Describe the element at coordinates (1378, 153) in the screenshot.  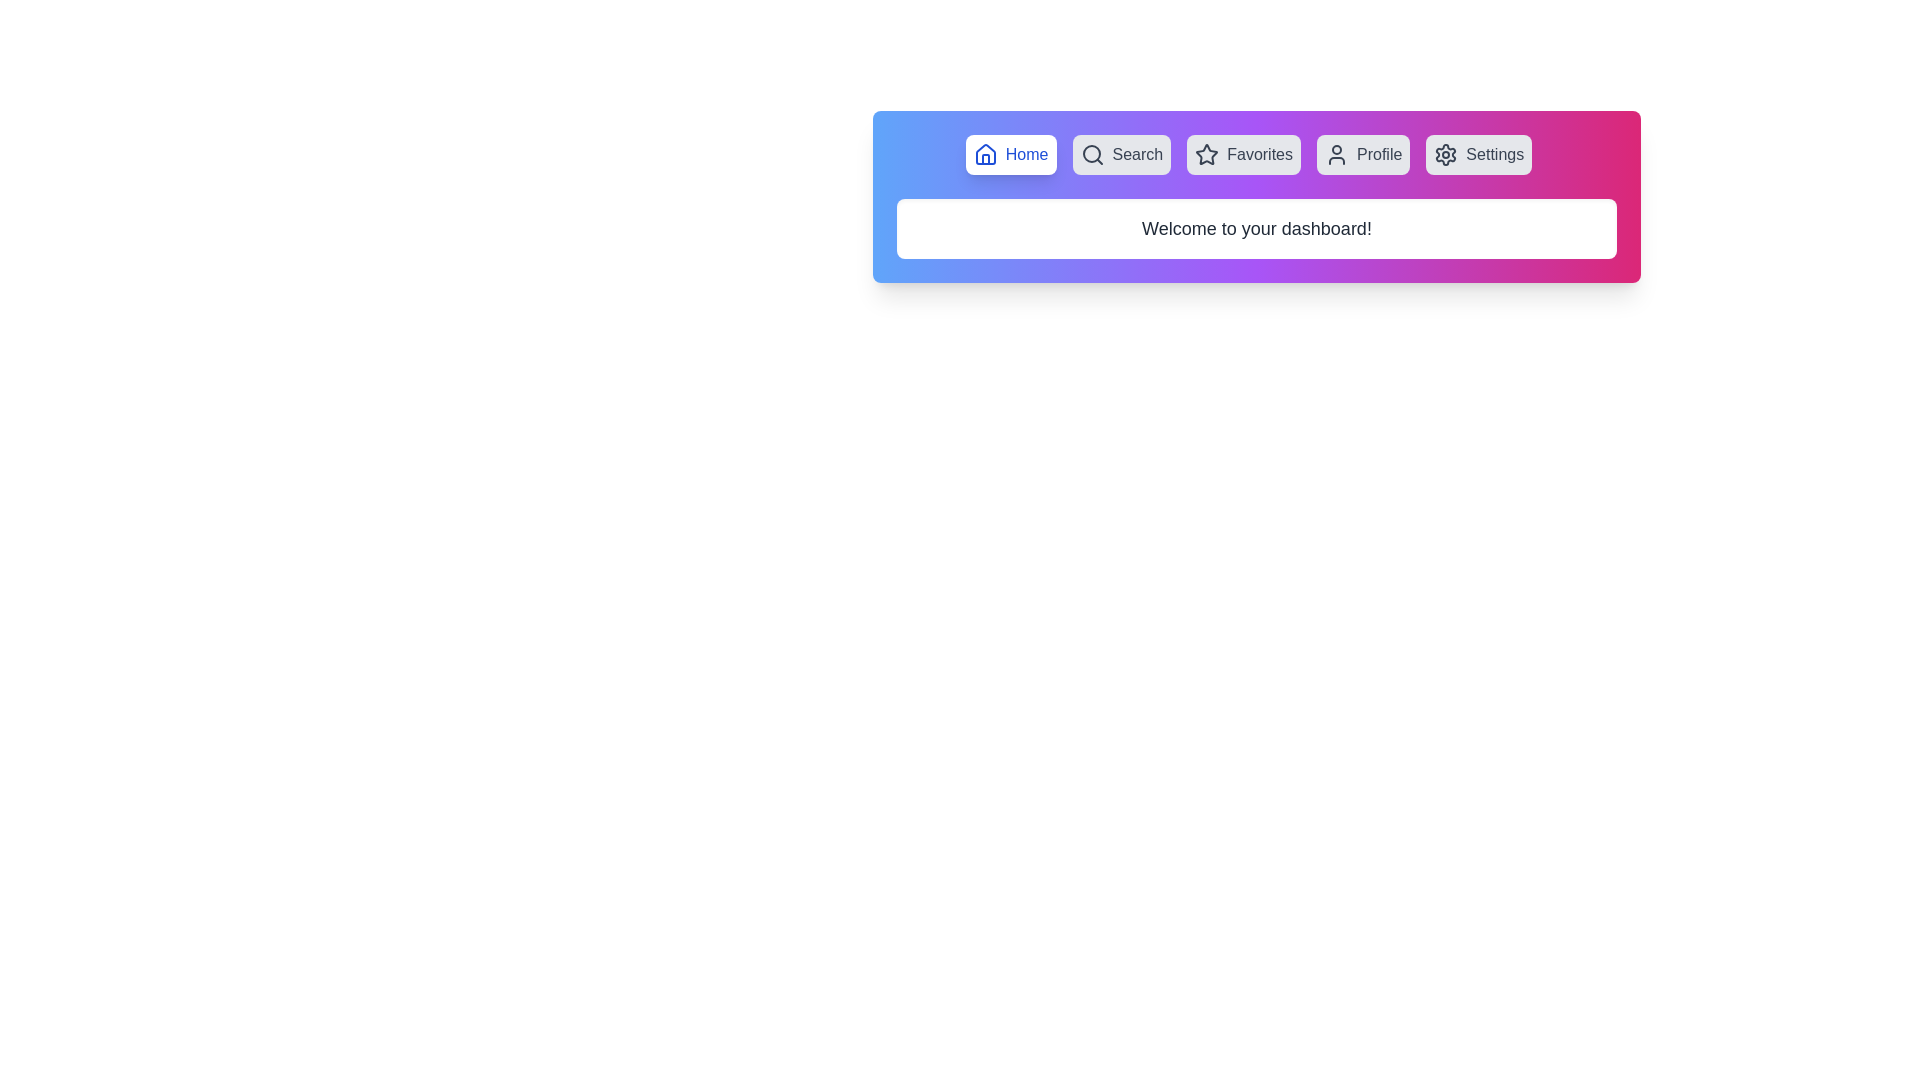
I see `the 'Profile' static text label in the navigation bar, which is located between the 'Favorites' and 'Settings' buttons` at that location.